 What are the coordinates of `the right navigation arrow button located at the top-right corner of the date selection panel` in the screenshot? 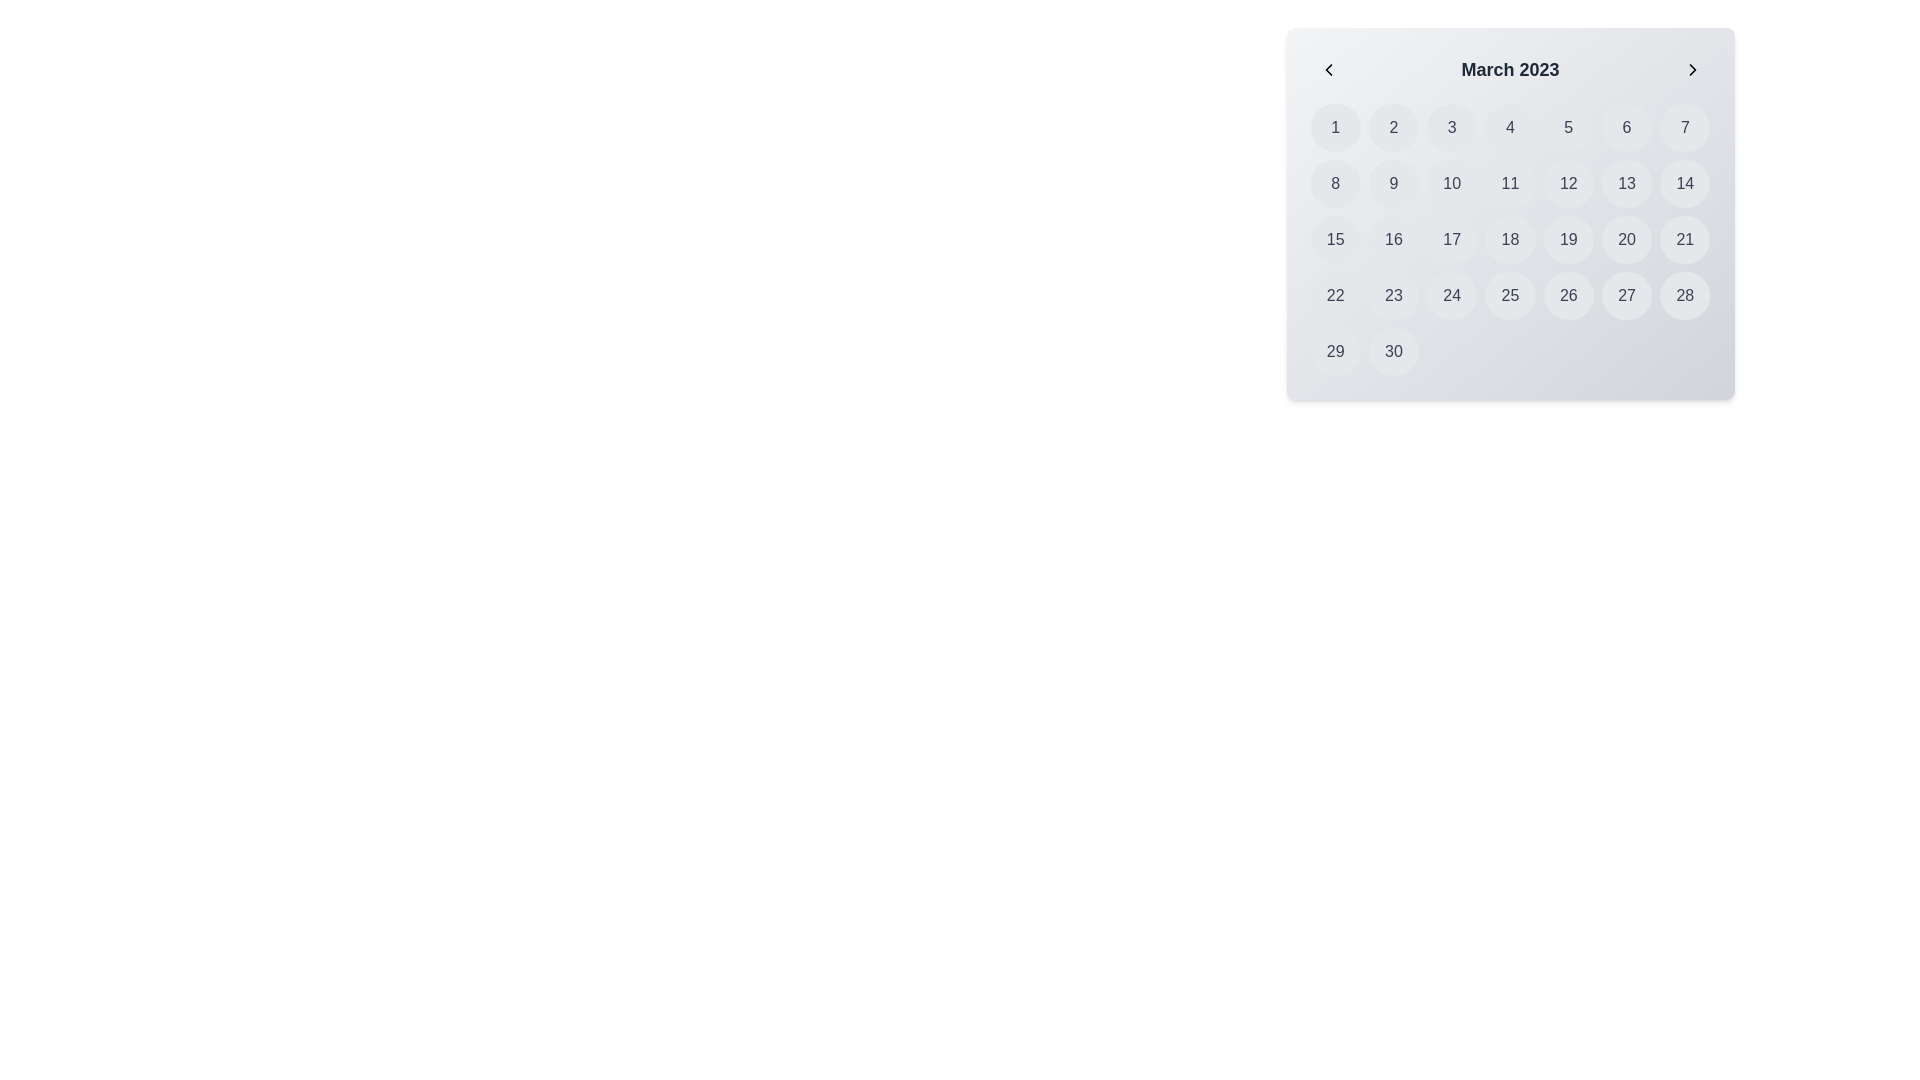 It's located at (1691, 68).